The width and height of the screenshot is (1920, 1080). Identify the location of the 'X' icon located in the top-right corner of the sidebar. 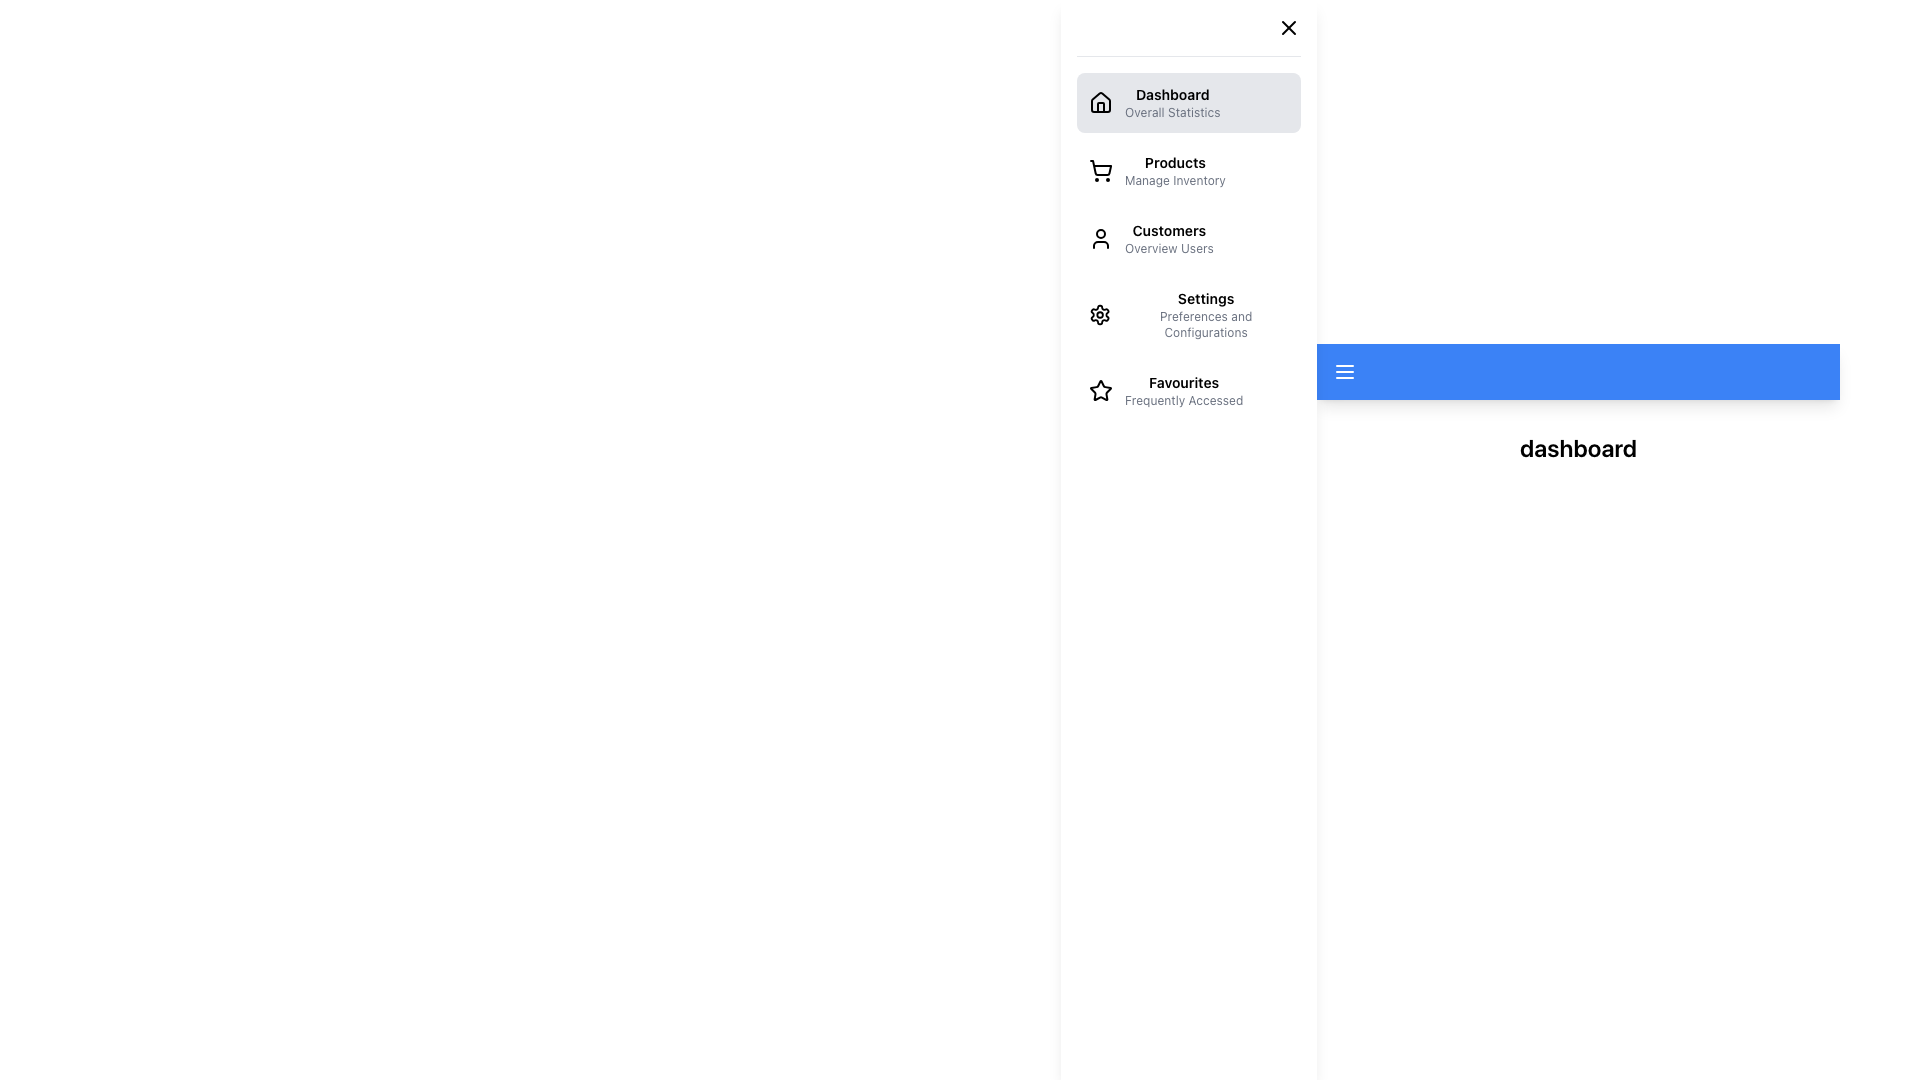
(1289, 27).